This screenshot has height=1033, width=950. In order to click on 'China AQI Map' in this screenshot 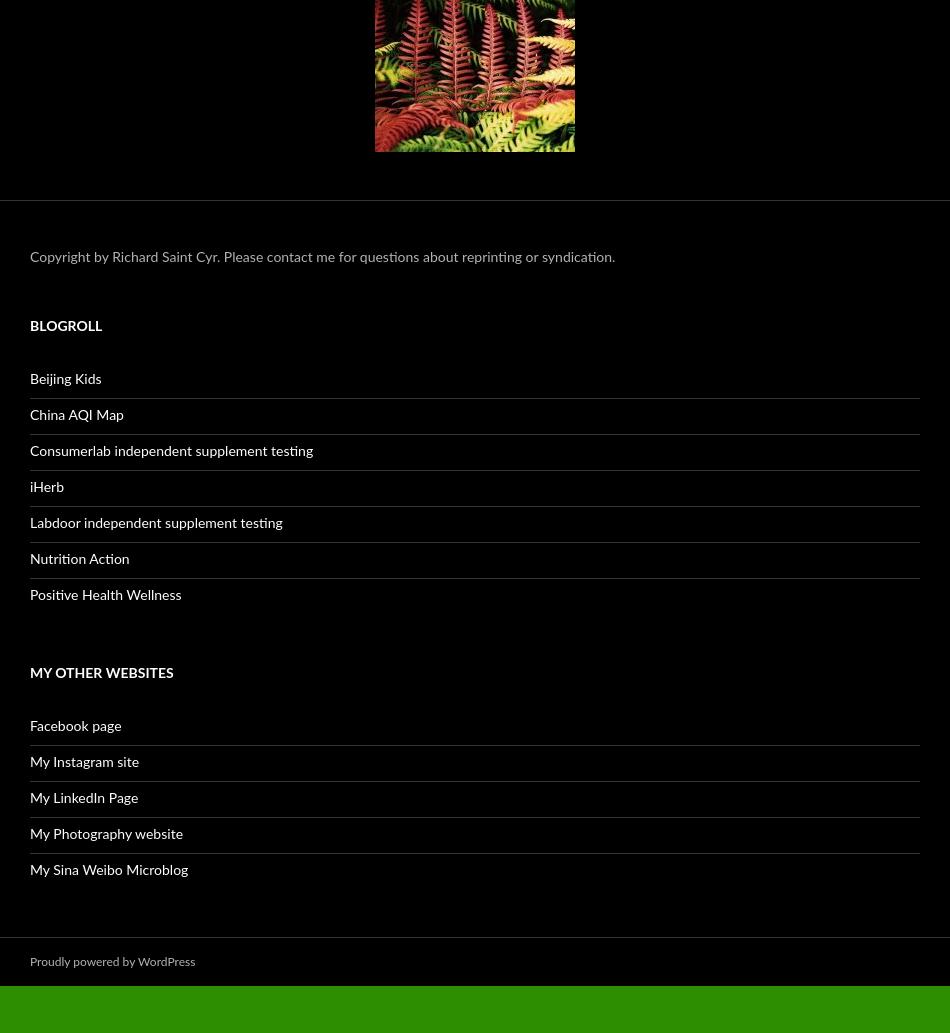, I will do `click(30, 414)`.